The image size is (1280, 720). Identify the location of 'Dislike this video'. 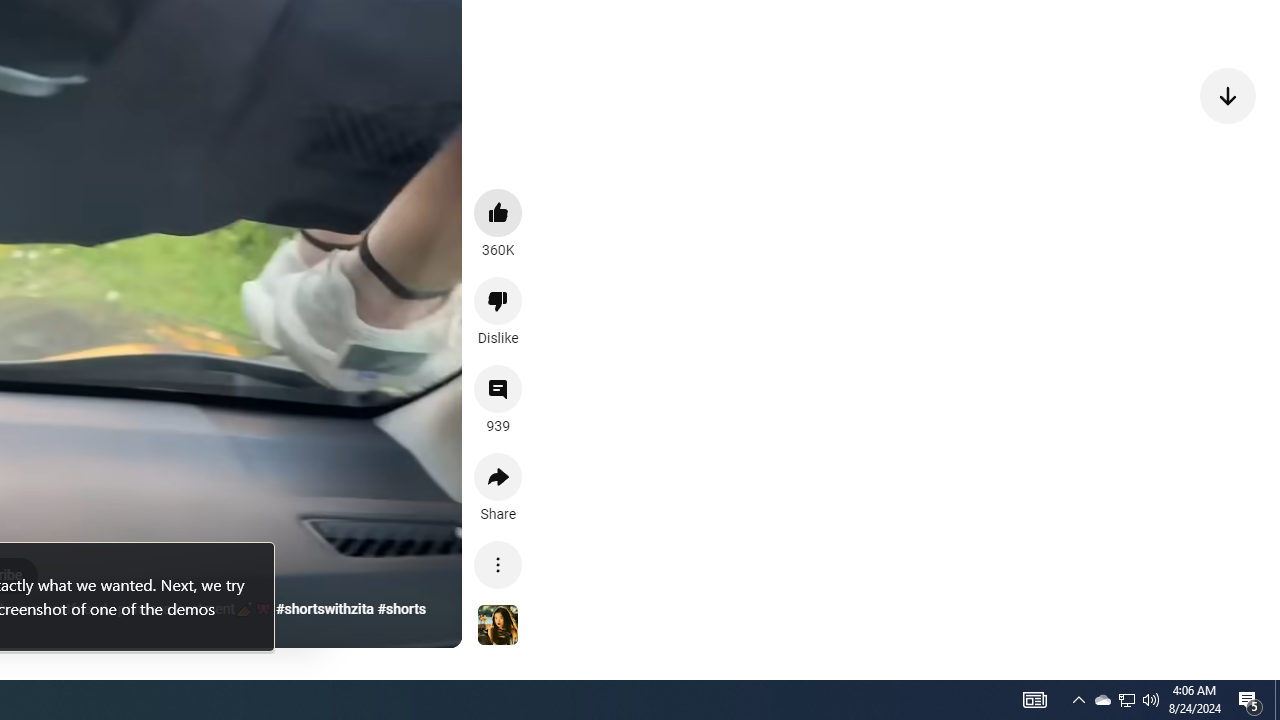
(498, 300).